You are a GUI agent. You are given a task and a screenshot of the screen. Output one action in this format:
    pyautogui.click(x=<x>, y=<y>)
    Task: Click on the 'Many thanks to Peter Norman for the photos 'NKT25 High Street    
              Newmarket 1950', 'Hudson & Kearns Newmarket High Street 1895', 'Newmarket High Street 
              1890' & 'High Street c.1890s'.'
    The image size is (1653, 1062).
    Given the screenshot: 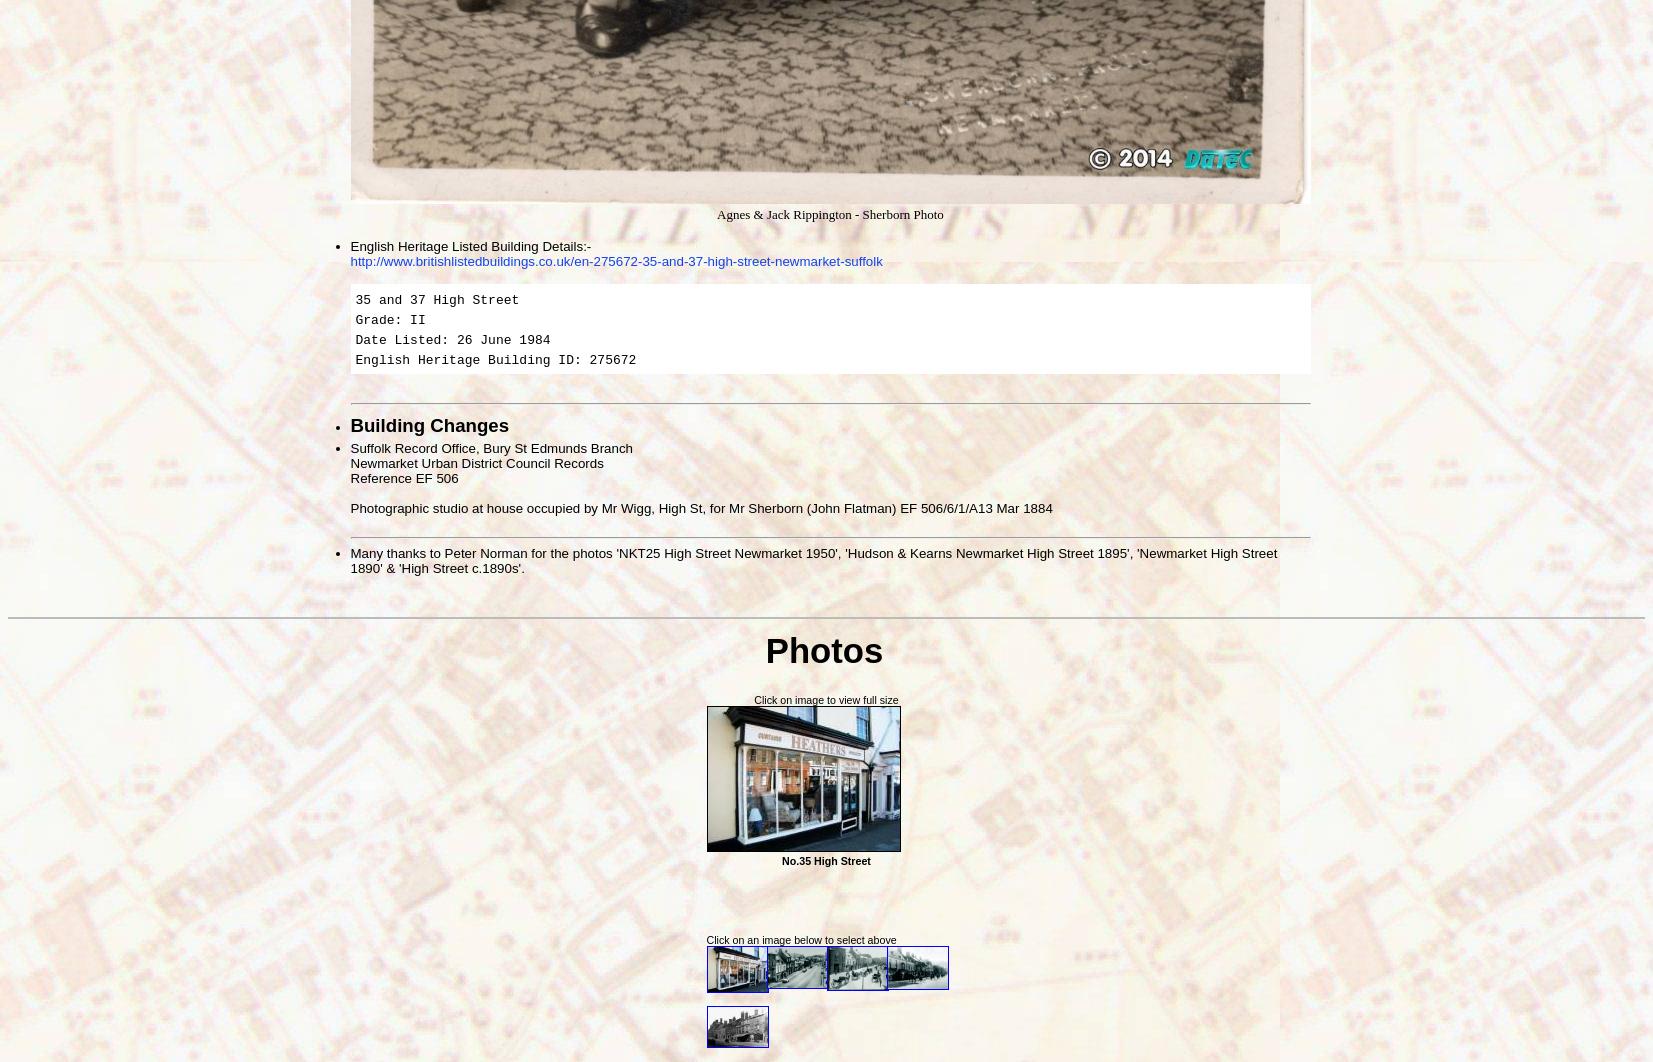 What is the action you would take?
    pyautogui.click(x=812, y=559)
    